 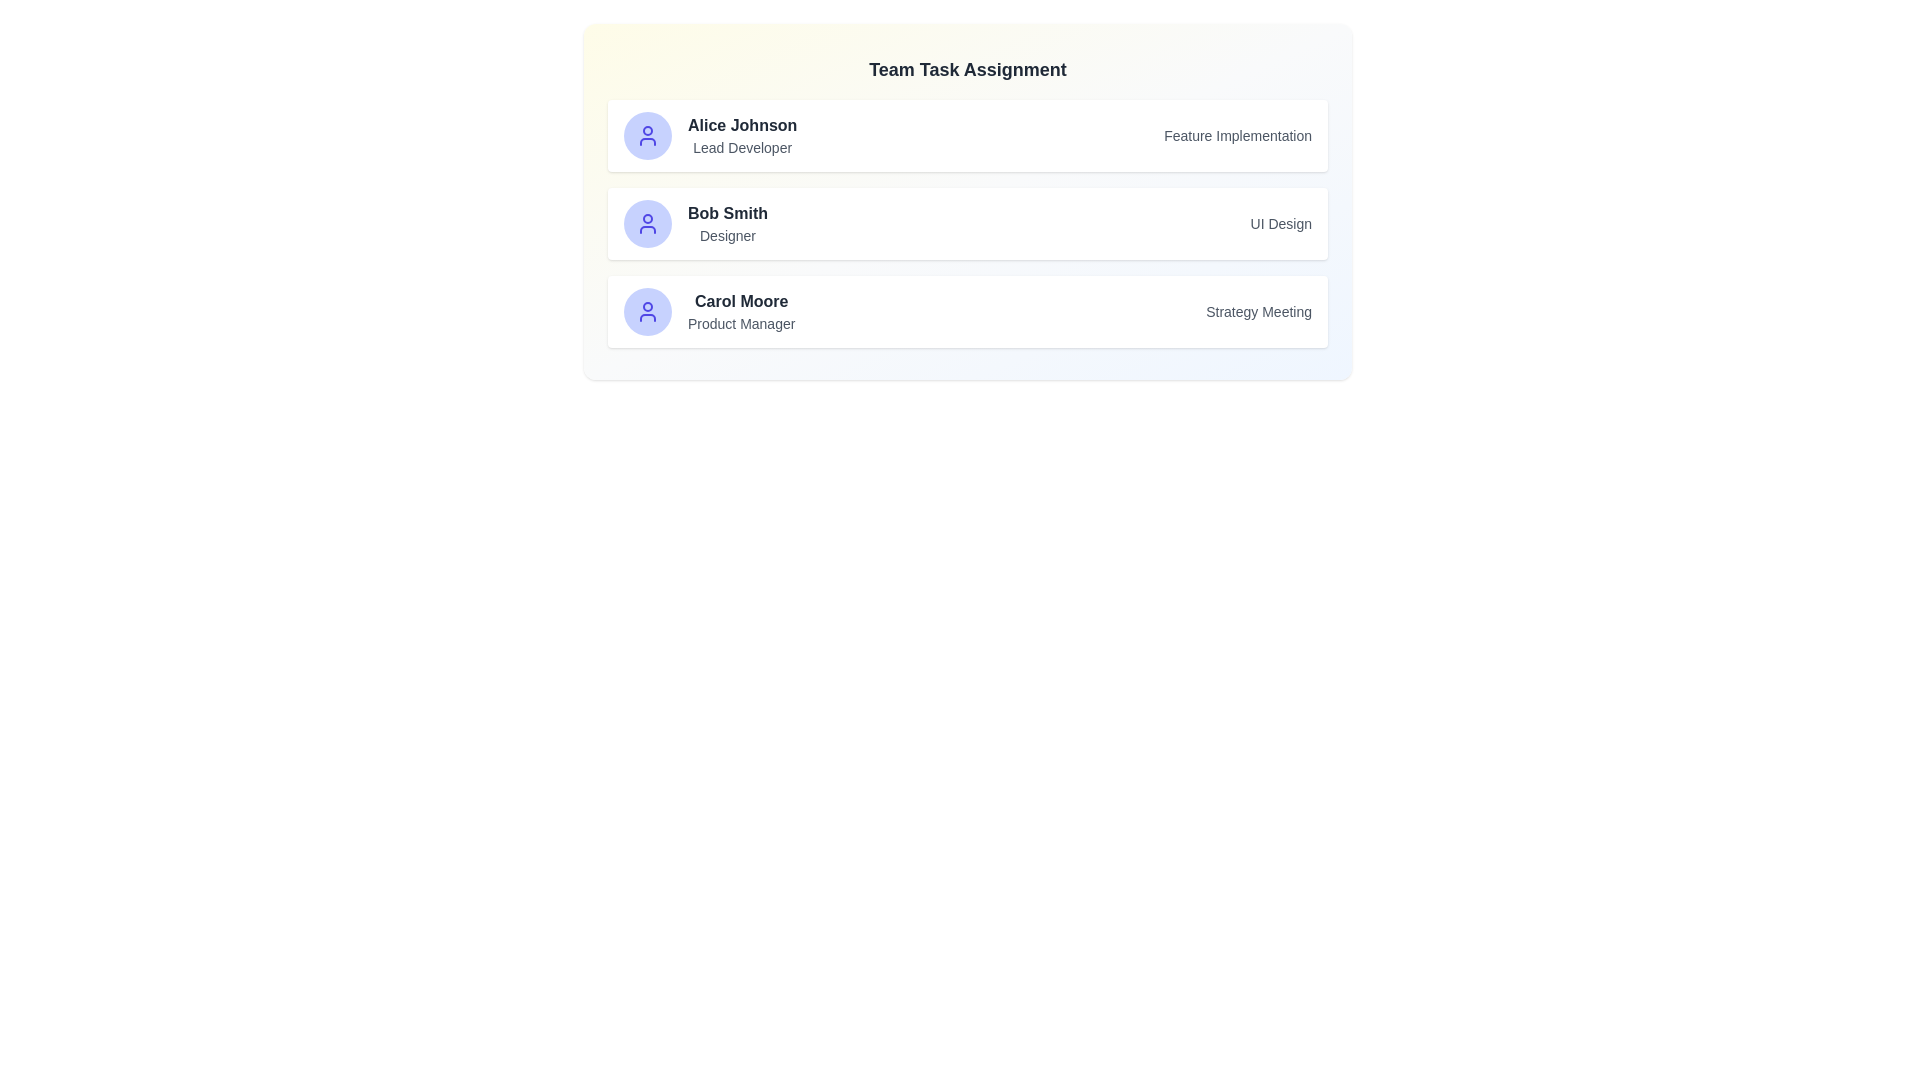 What do you see at coordinates (648, 135) in the screenshot?
I see `the avatar icon representing 'Alice Johnson' in the team member list, which is located to the left of the text block displaying the name` at bounding box center [648, 135].